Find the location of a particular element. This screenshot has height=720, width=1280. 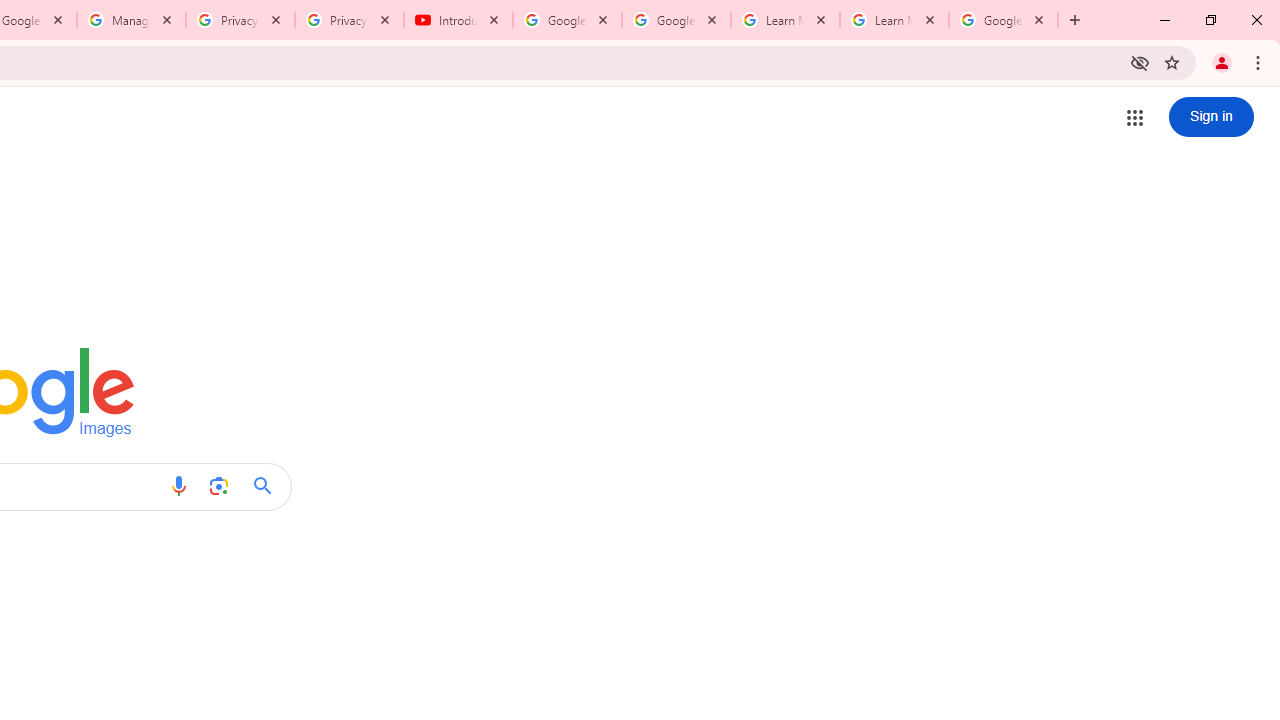

'Google Search' is located at coordinates (267, 486).